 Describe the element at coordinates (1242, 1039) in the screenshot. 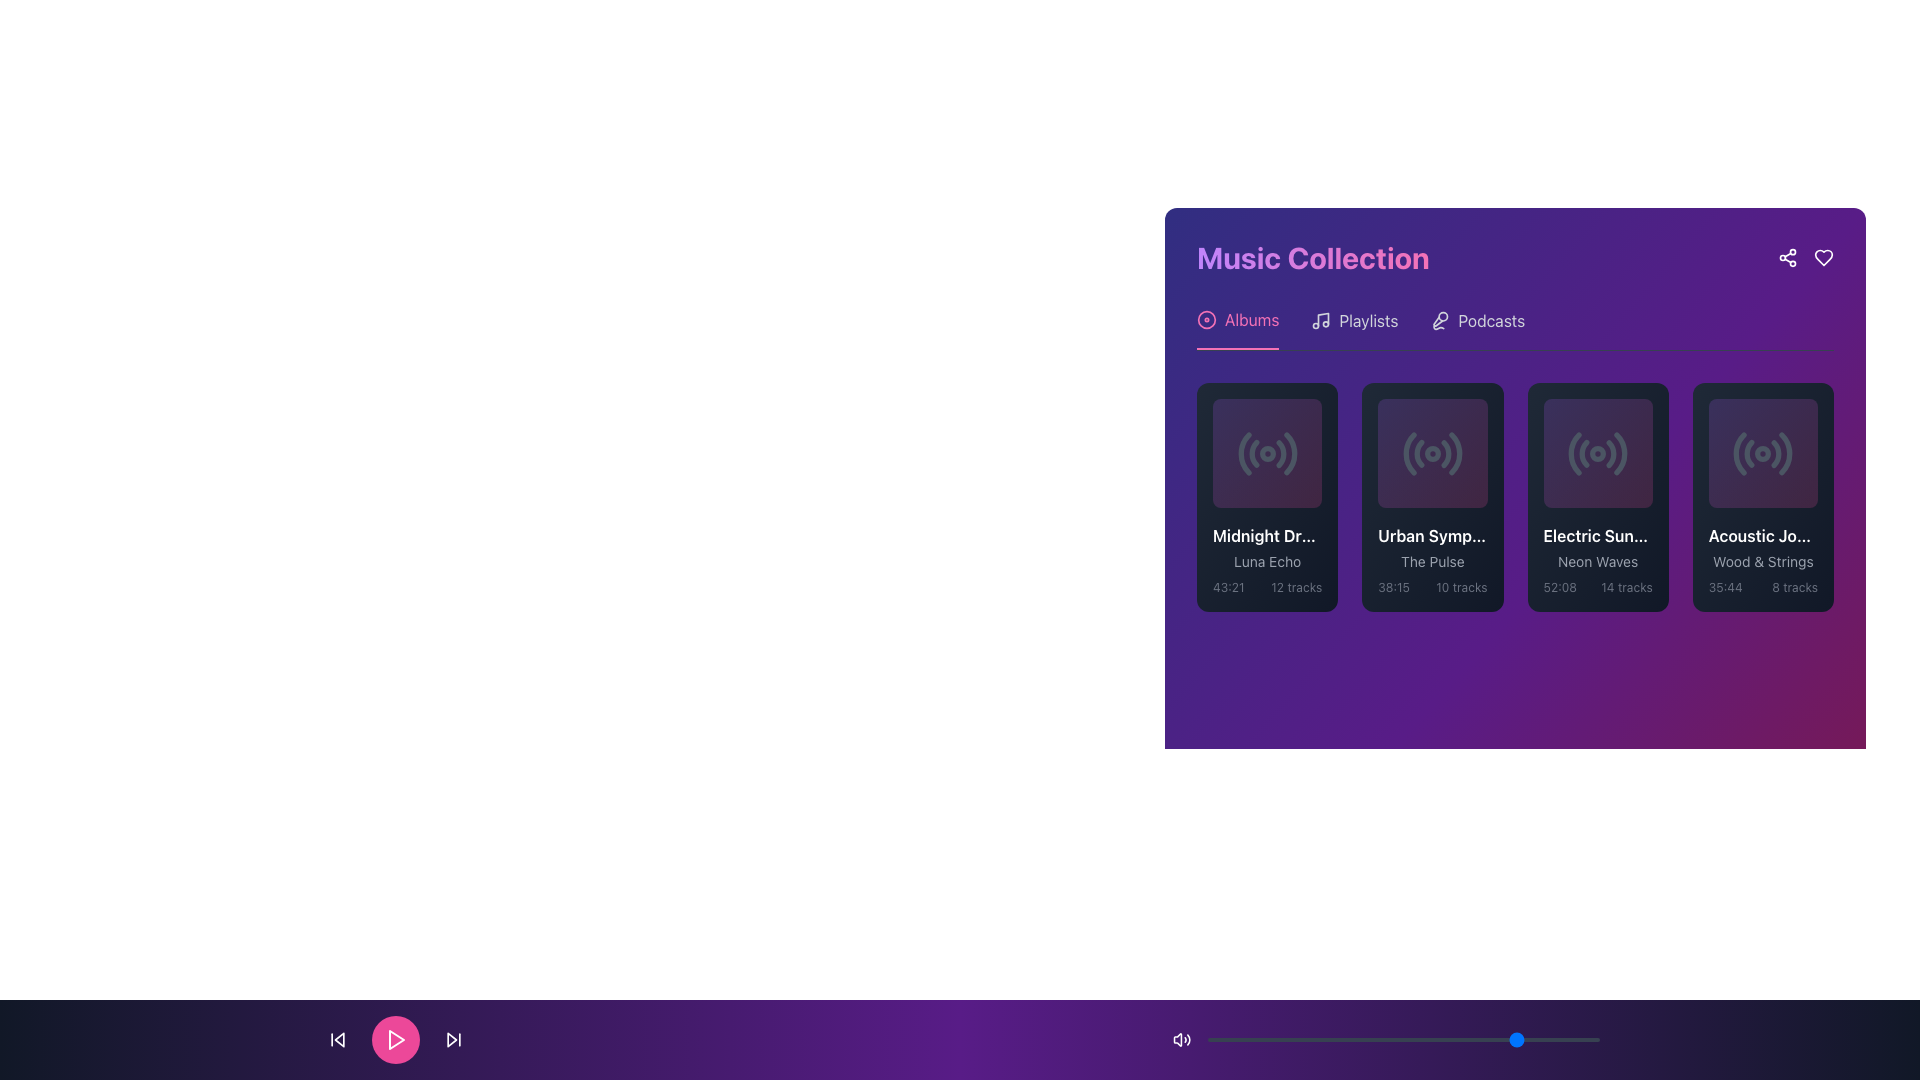

I see `the slider value` at that location.